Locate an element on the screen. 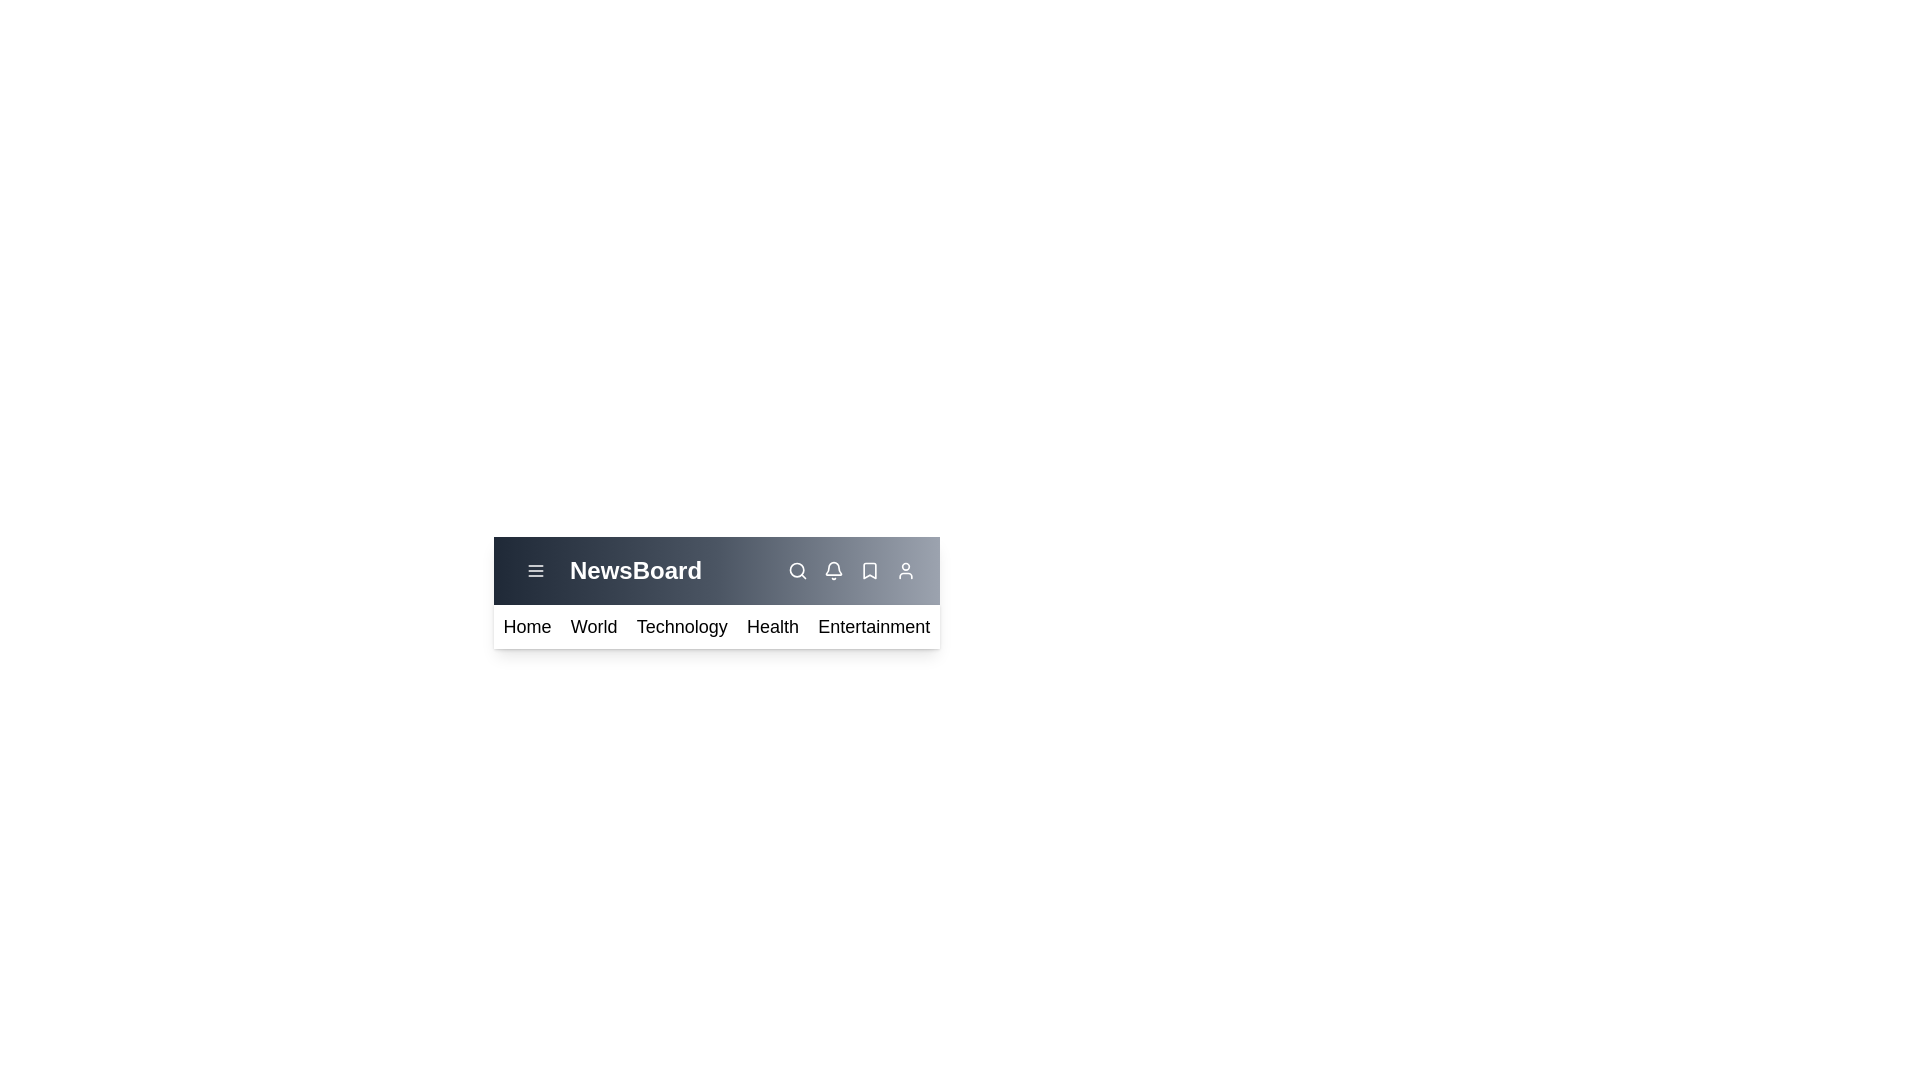 This screenshot has width=1920, height=1080. the search icon in the NewsAppBar component is located at coordinates (796, 570).